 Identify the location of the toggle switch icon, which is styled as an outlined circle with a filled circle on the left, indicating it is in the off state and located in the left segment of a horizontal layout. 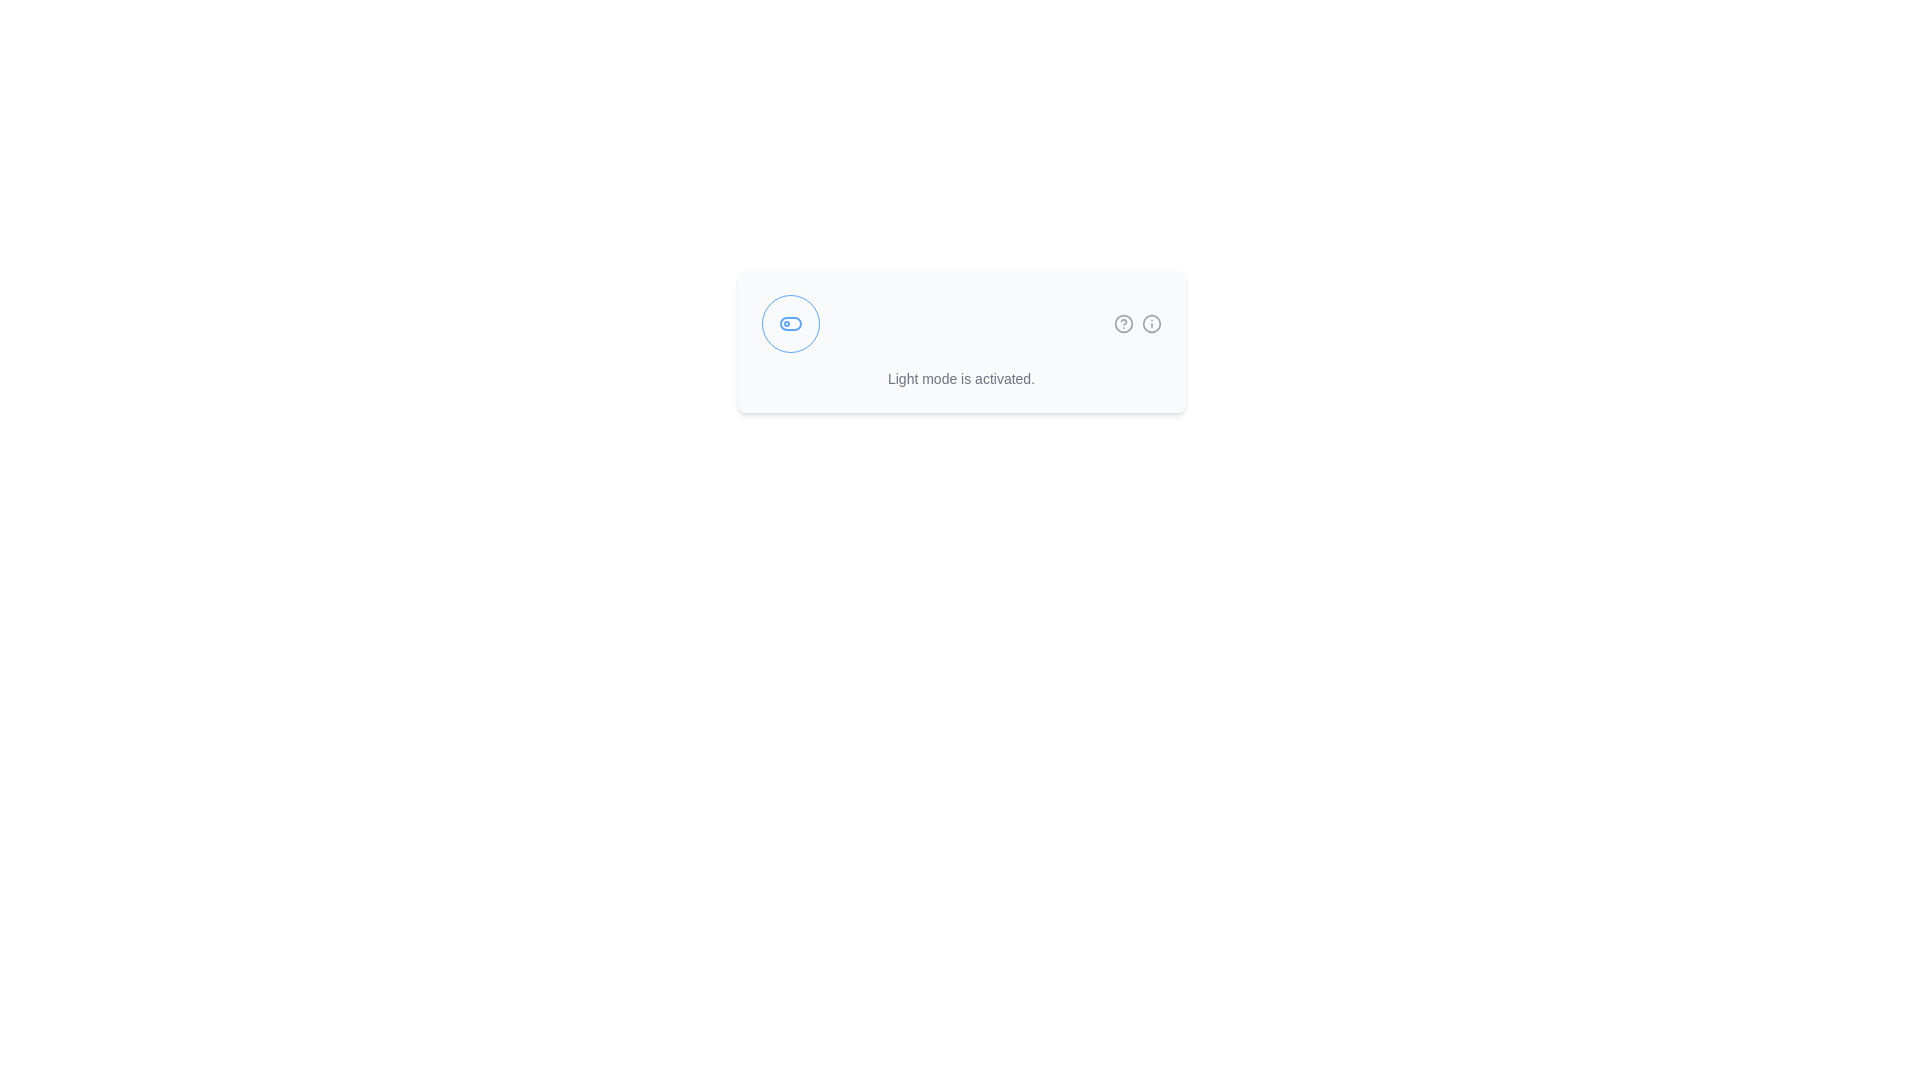
(789, 323).